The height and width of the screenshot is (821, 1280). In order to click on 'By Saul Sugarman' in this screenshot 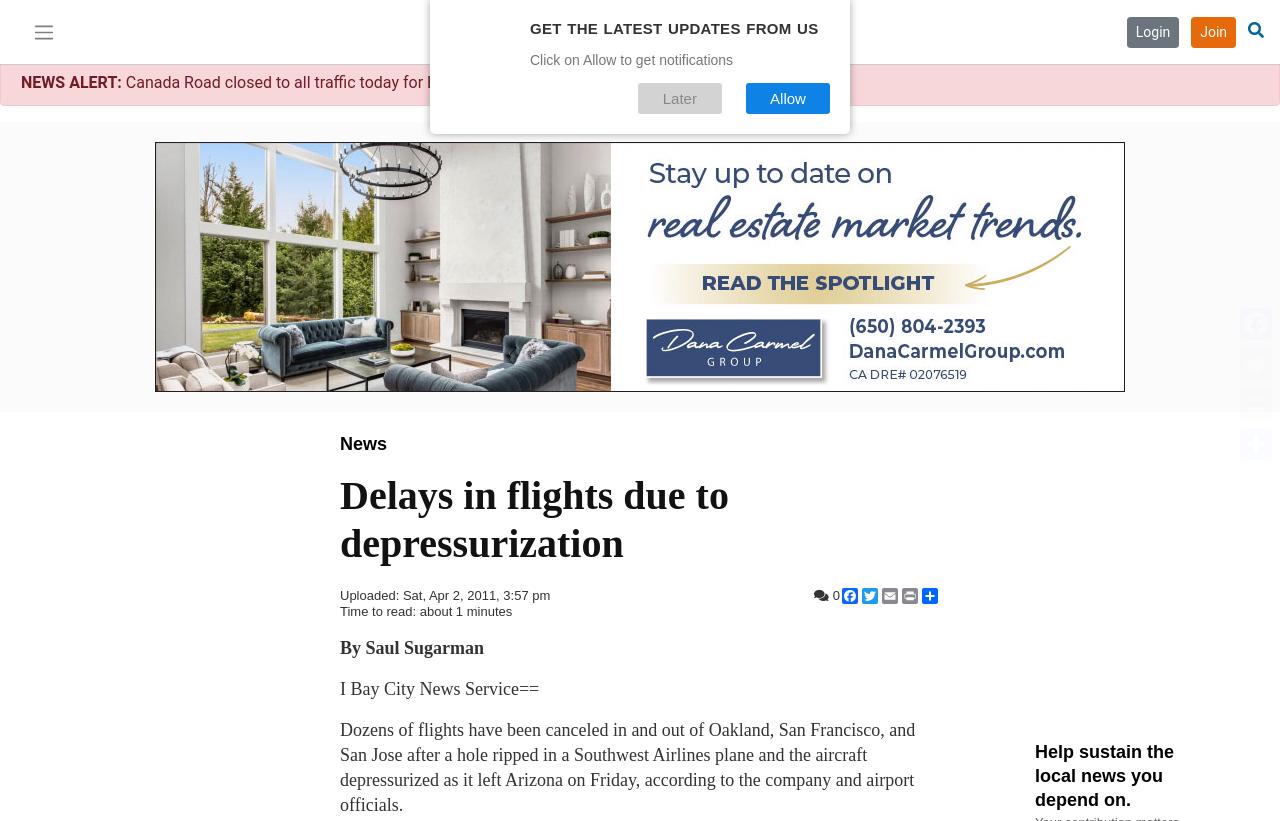, I will do `click(411, 647)`.